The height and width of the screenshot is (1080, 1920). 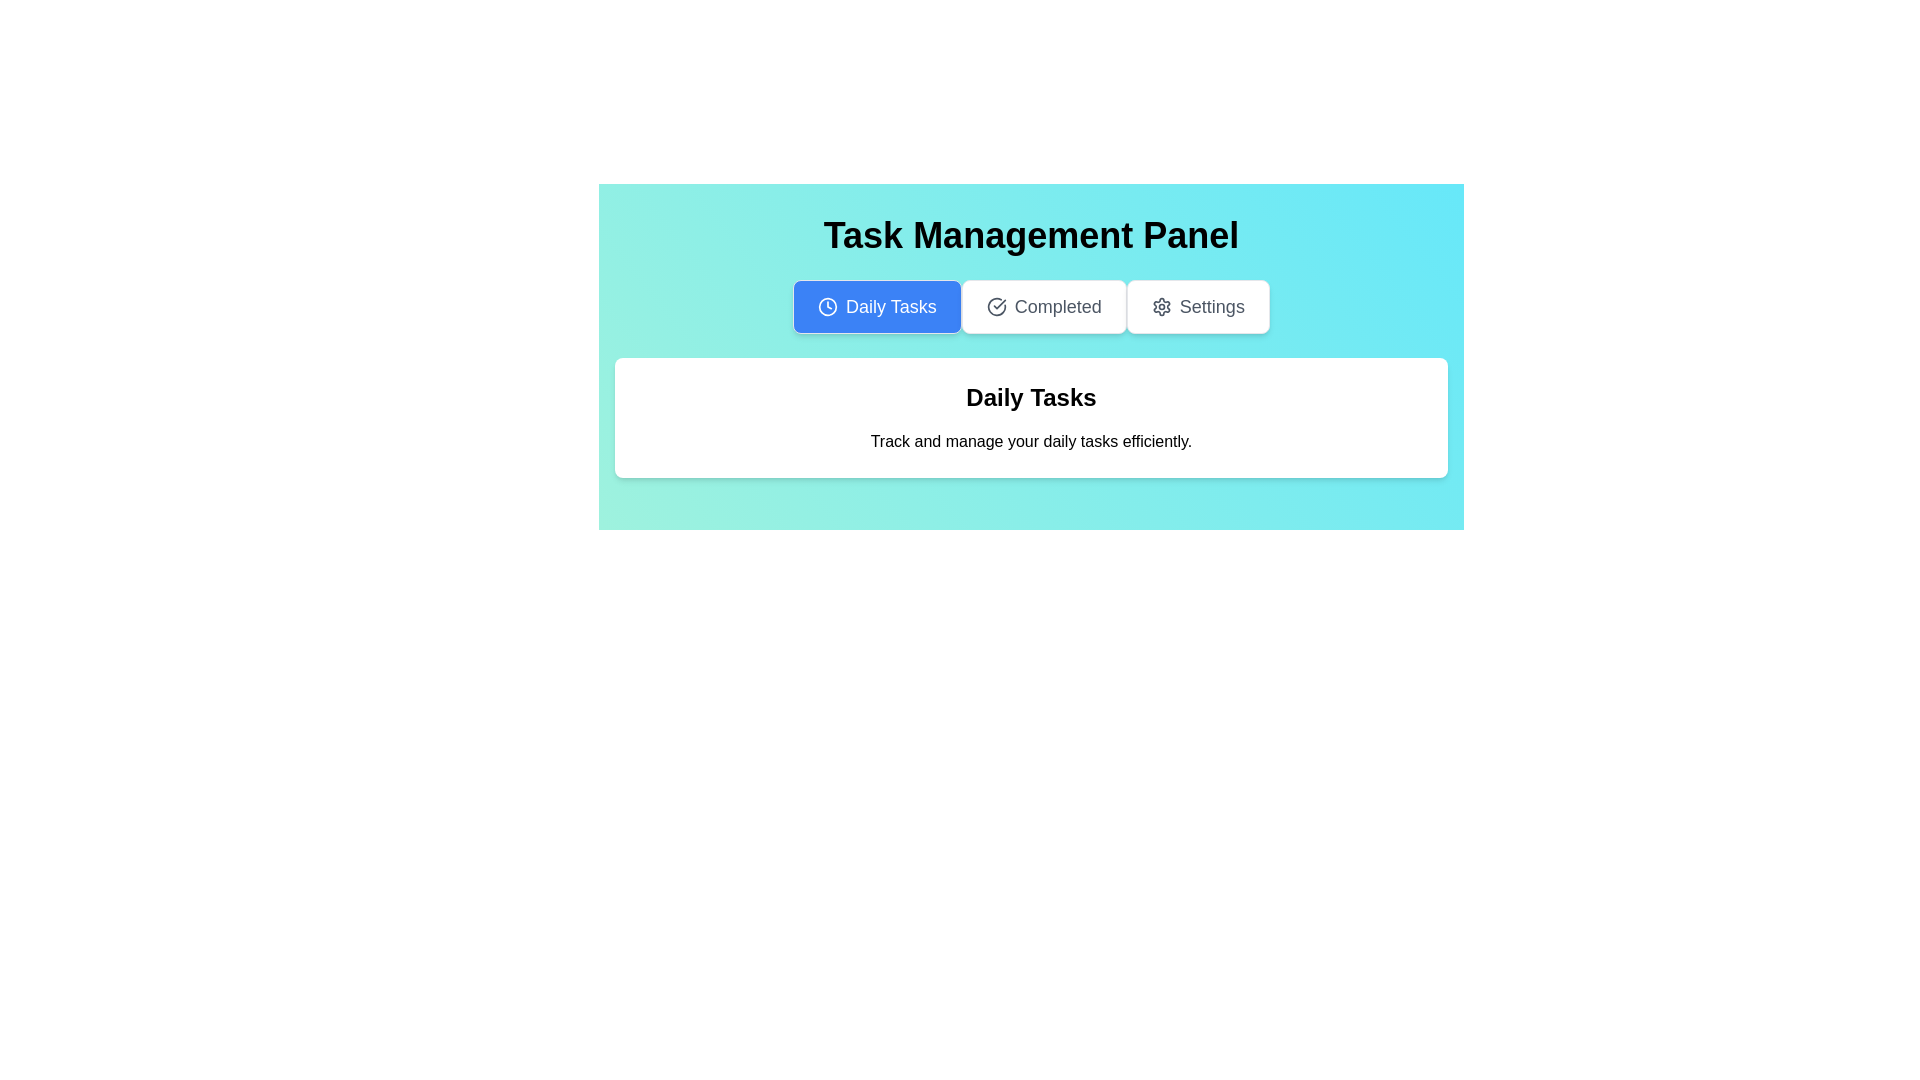 I want to click on the circular outline of the clock icon, which forms the body of the clock and is part of the 'Daily Tasks' button, indicating time management functionality, so click(x=828, y=307).